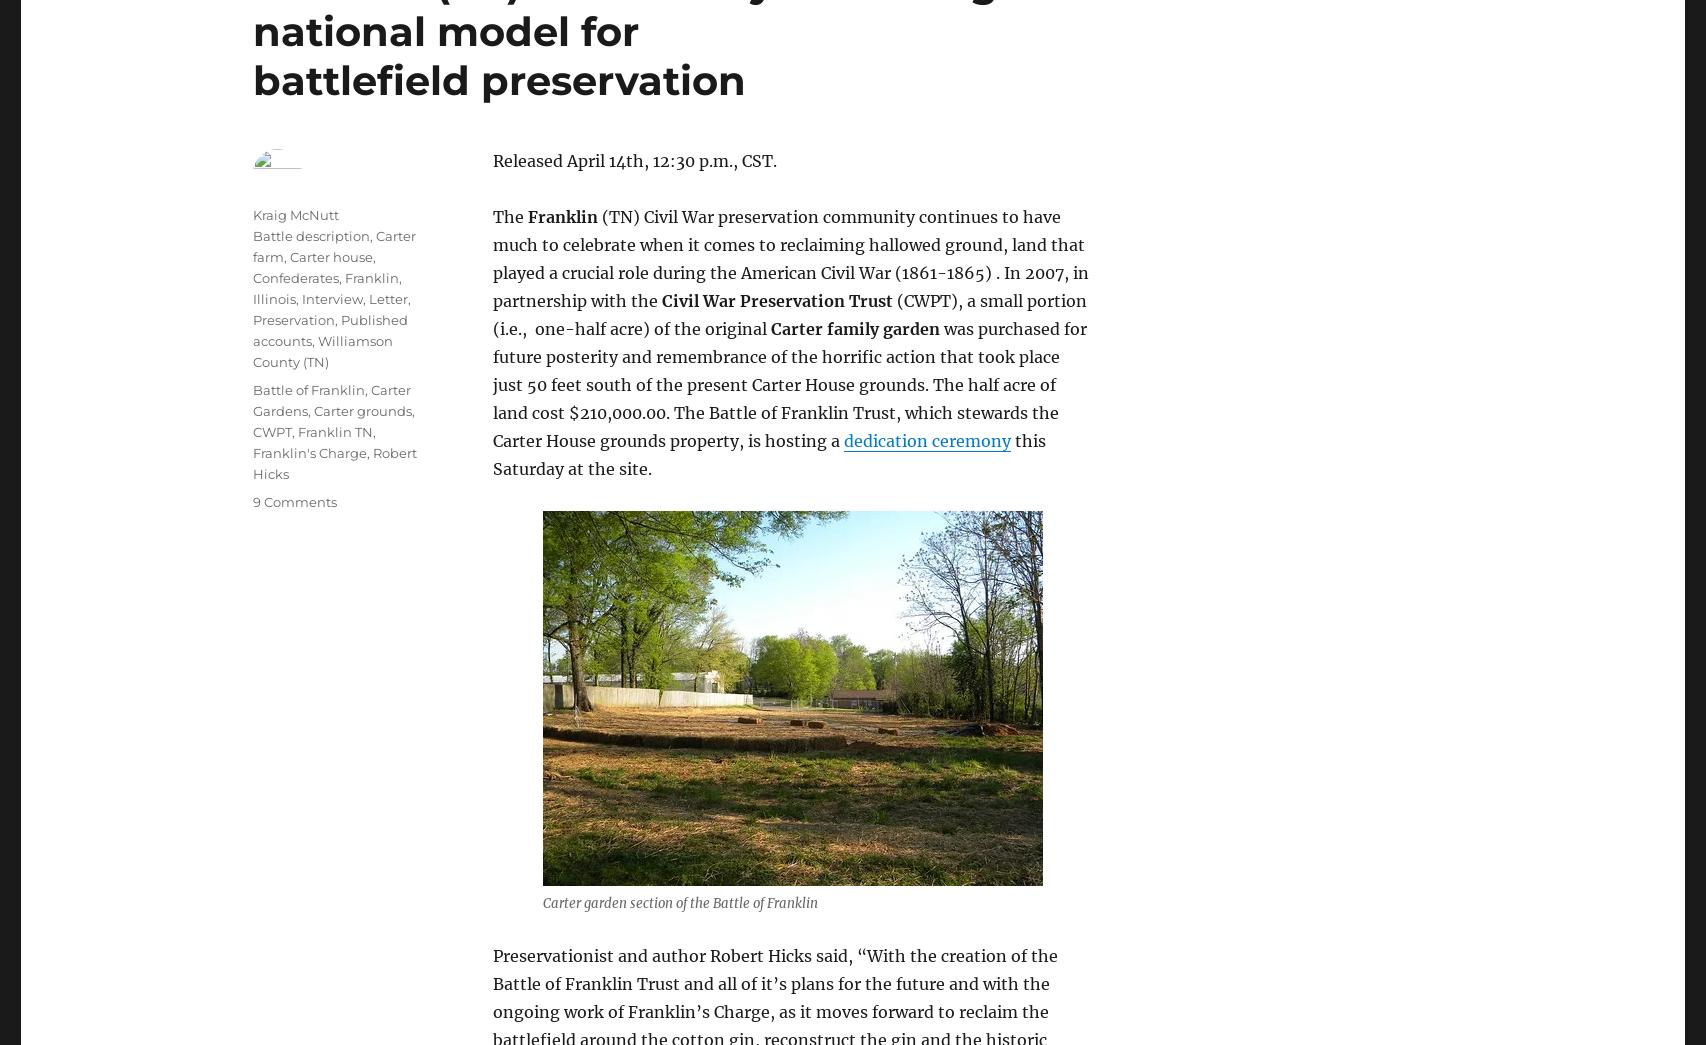  What do you see at coordinates (542, 902) in the screenshot?
I see `'Carter garden section of the Battle of Franklin'` at bounding box center [542, 902].